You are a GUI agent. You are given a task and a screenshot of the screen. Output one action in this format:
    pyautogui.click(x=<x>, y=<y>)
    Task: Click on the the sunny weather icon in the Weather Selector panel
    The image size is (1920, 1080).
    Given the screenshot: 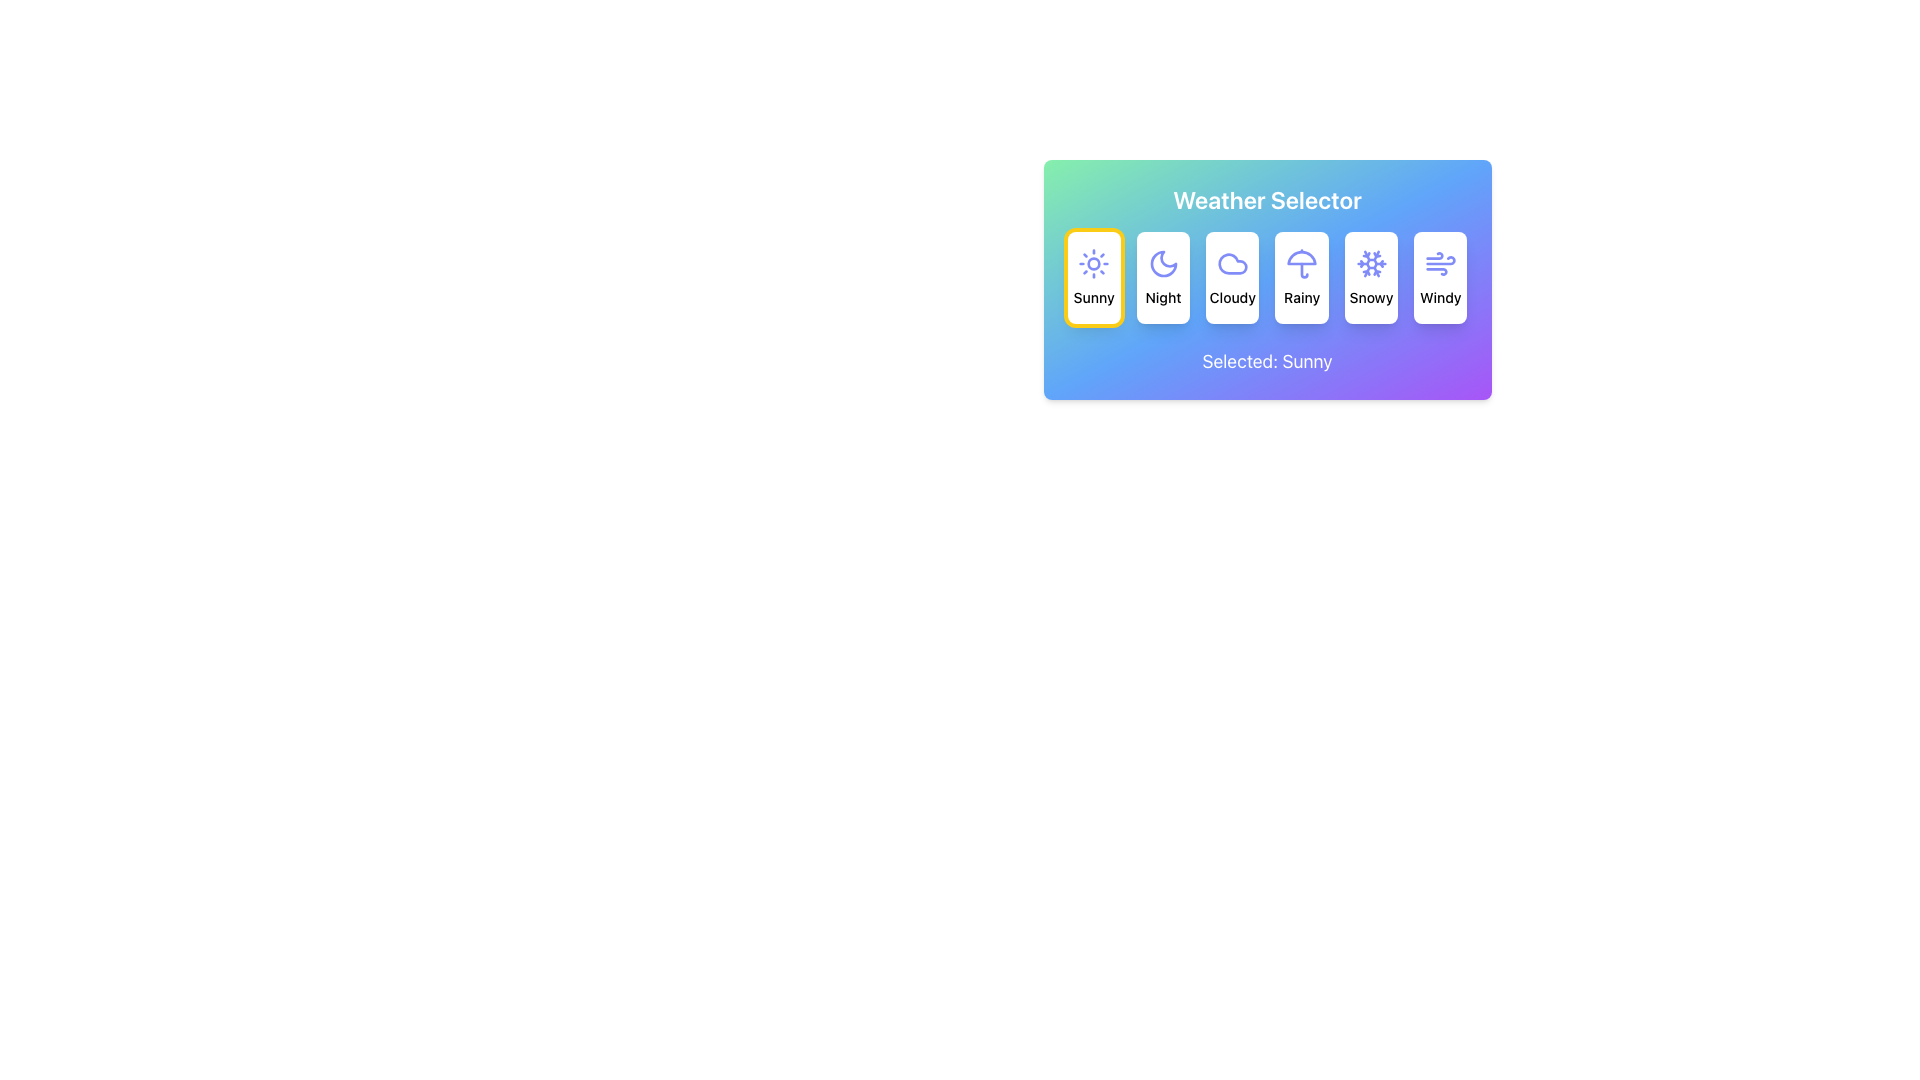 What is the action you would take?
    pyautogui.click(x=1093, y=262)
    